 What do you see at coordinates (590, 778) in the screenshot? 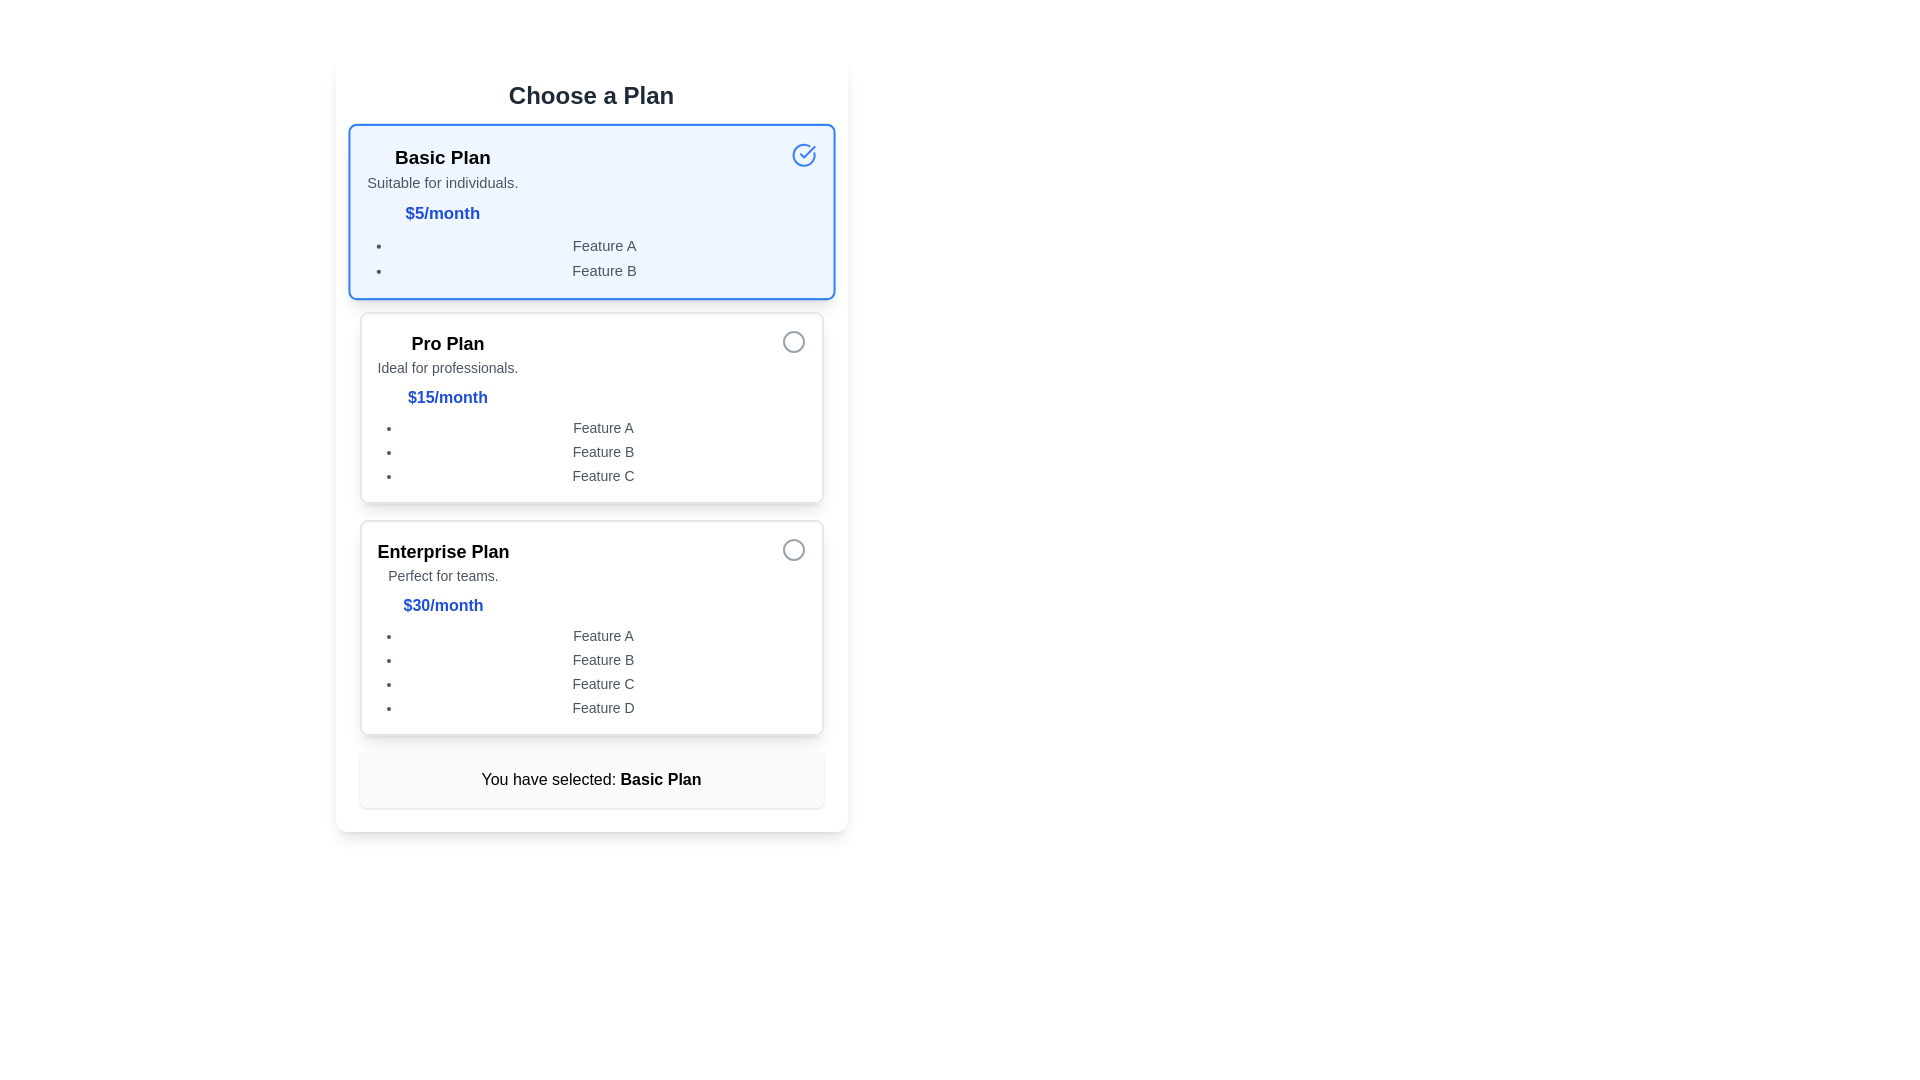
I see `the notification box that displays the message 'You have selected: Basic Plan' for confirmation of the user's selection` at bounding box center [590, 778].